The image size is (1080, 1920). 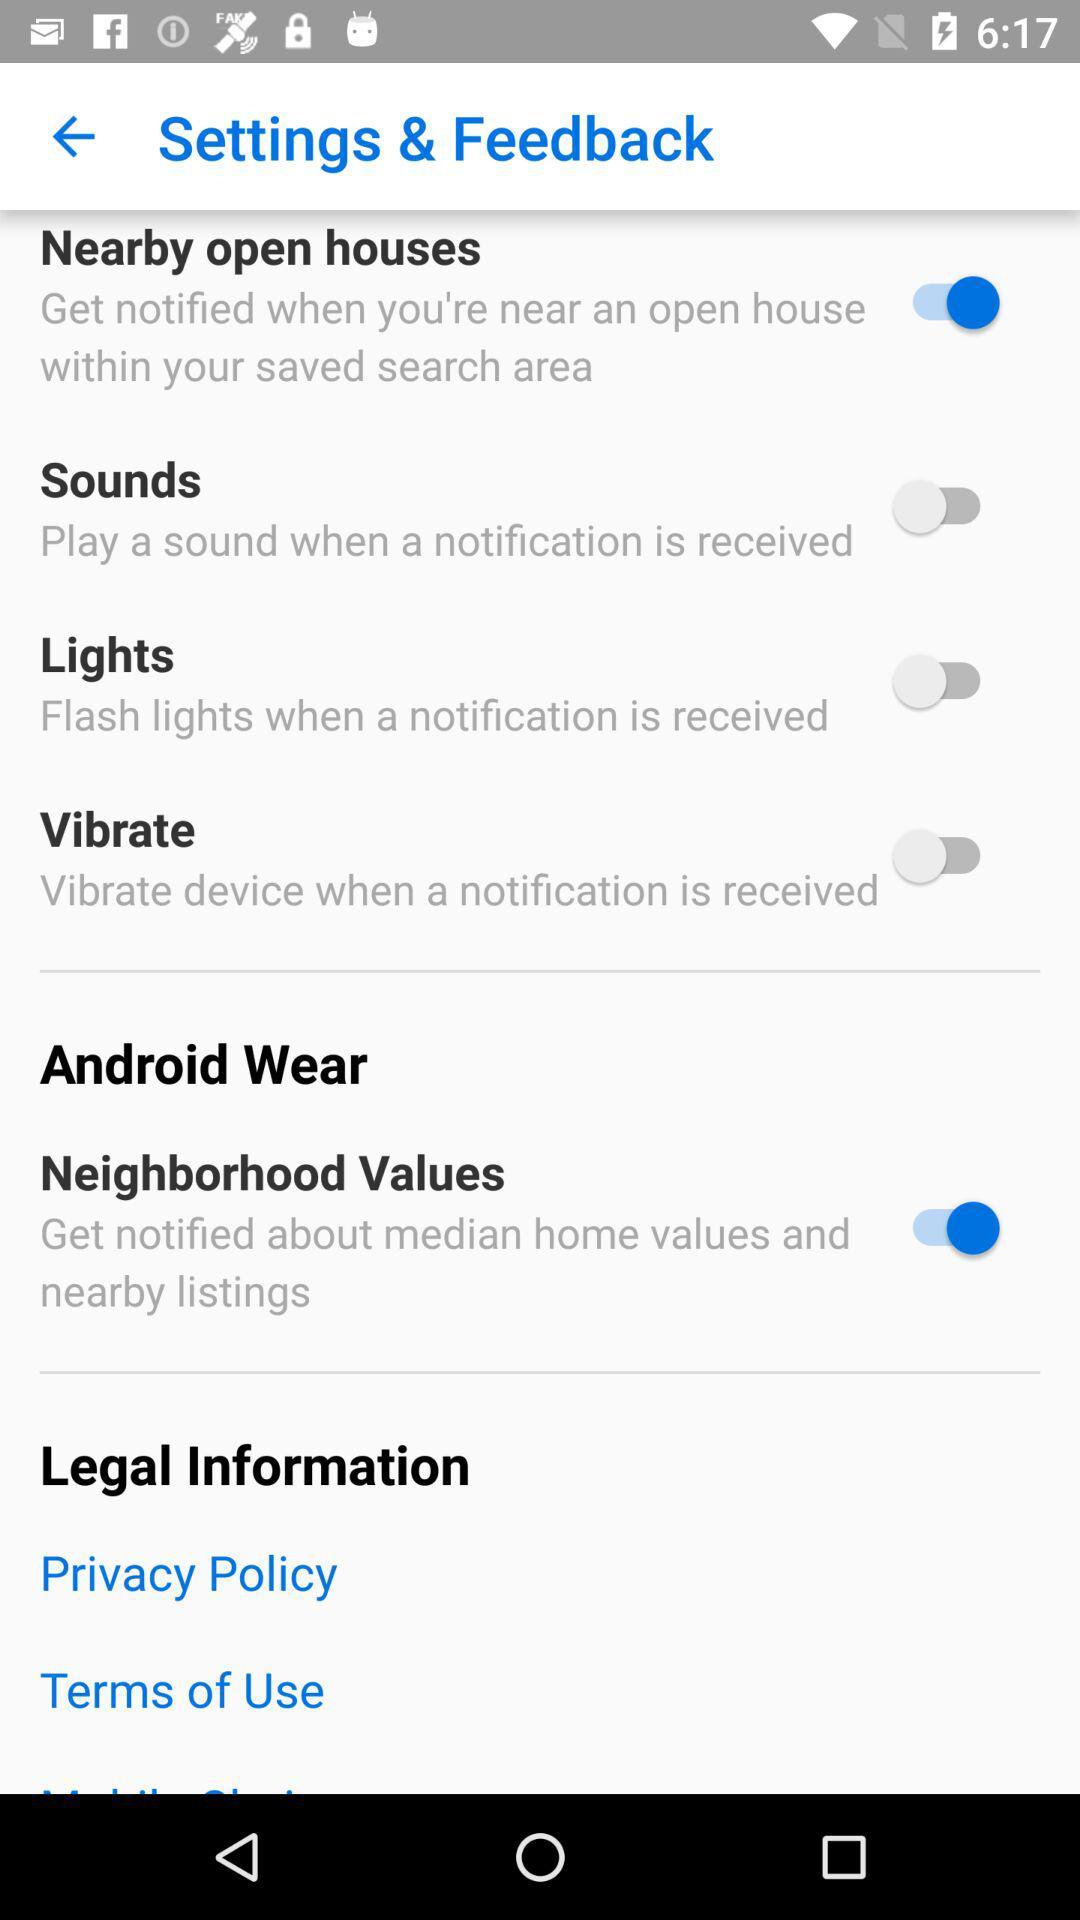 What do you see at coordinates (72, 135) in the screenshot?
I see `the item next to settings & feedback app` at bounding box center [72, 135].